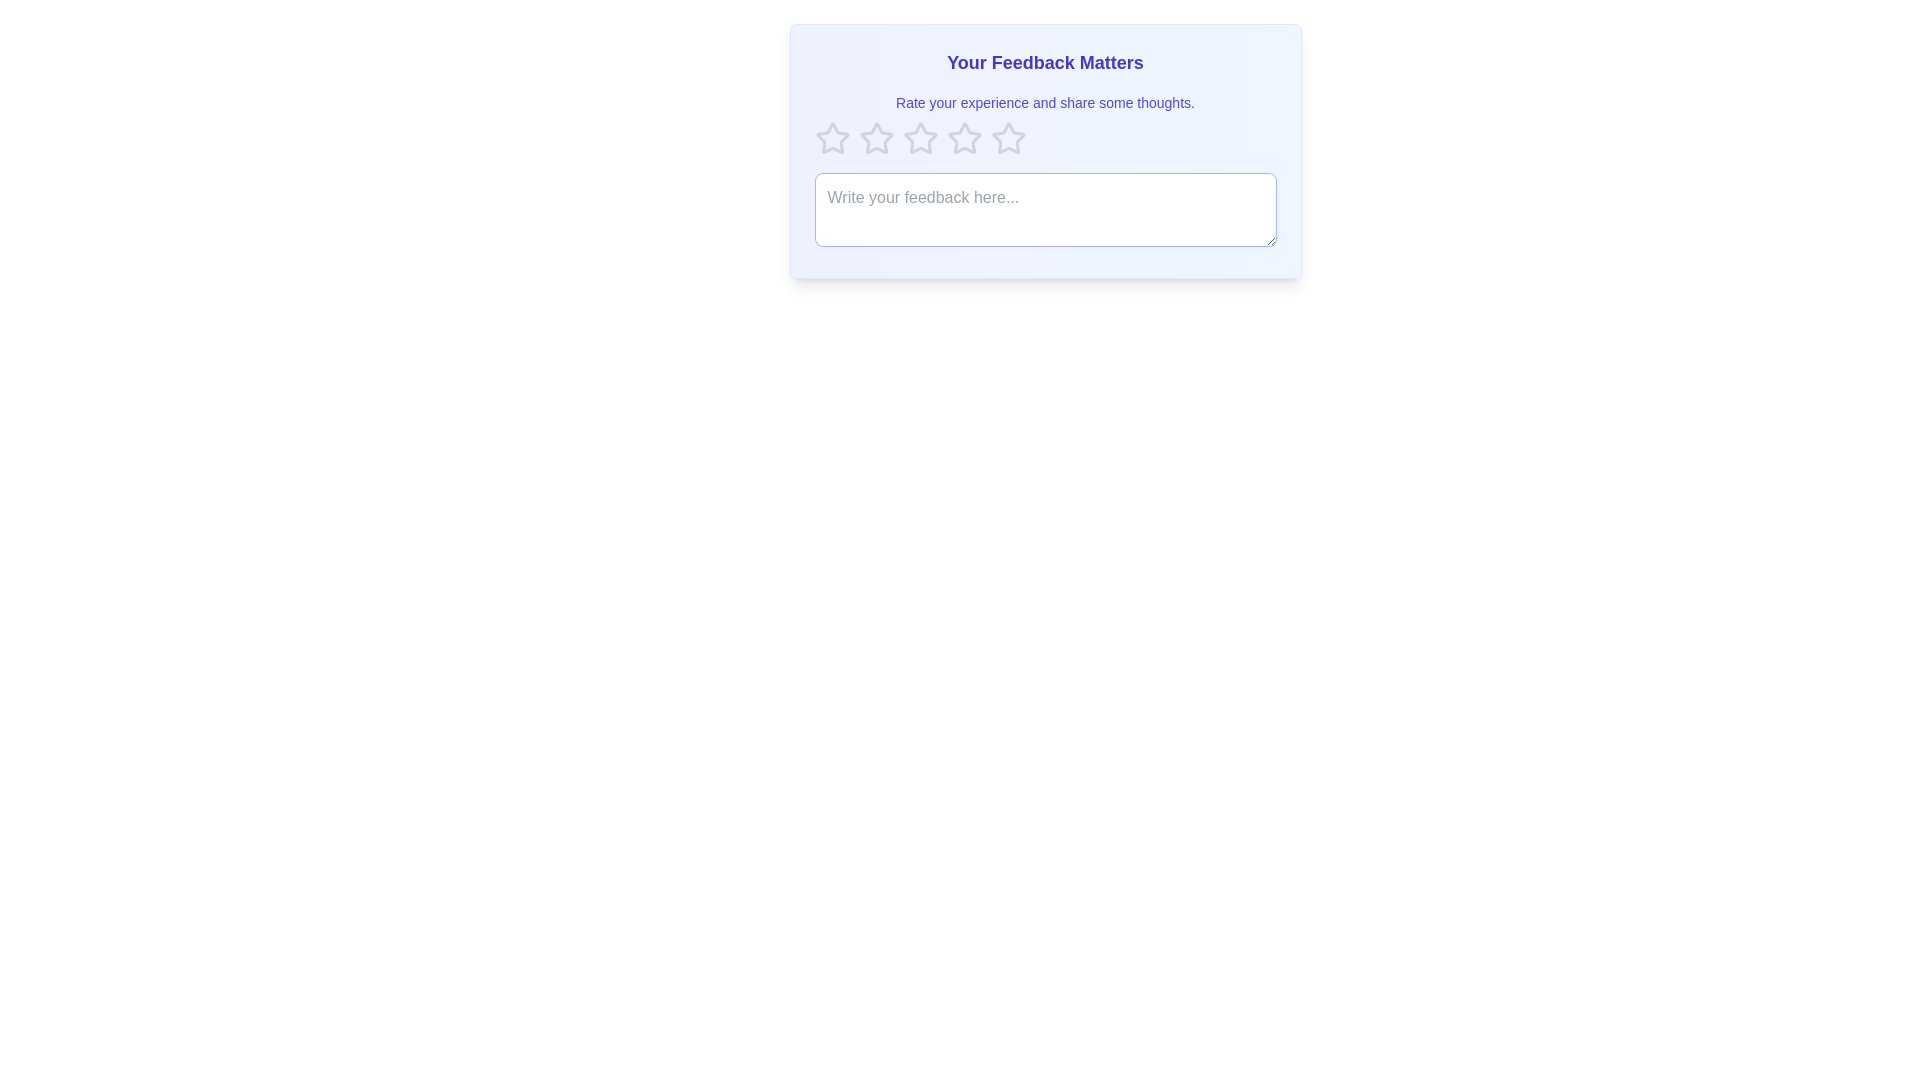 The image size is (1920, 1080). I want to click on the star corresponding to the desired rating 4, so click(964, 137).